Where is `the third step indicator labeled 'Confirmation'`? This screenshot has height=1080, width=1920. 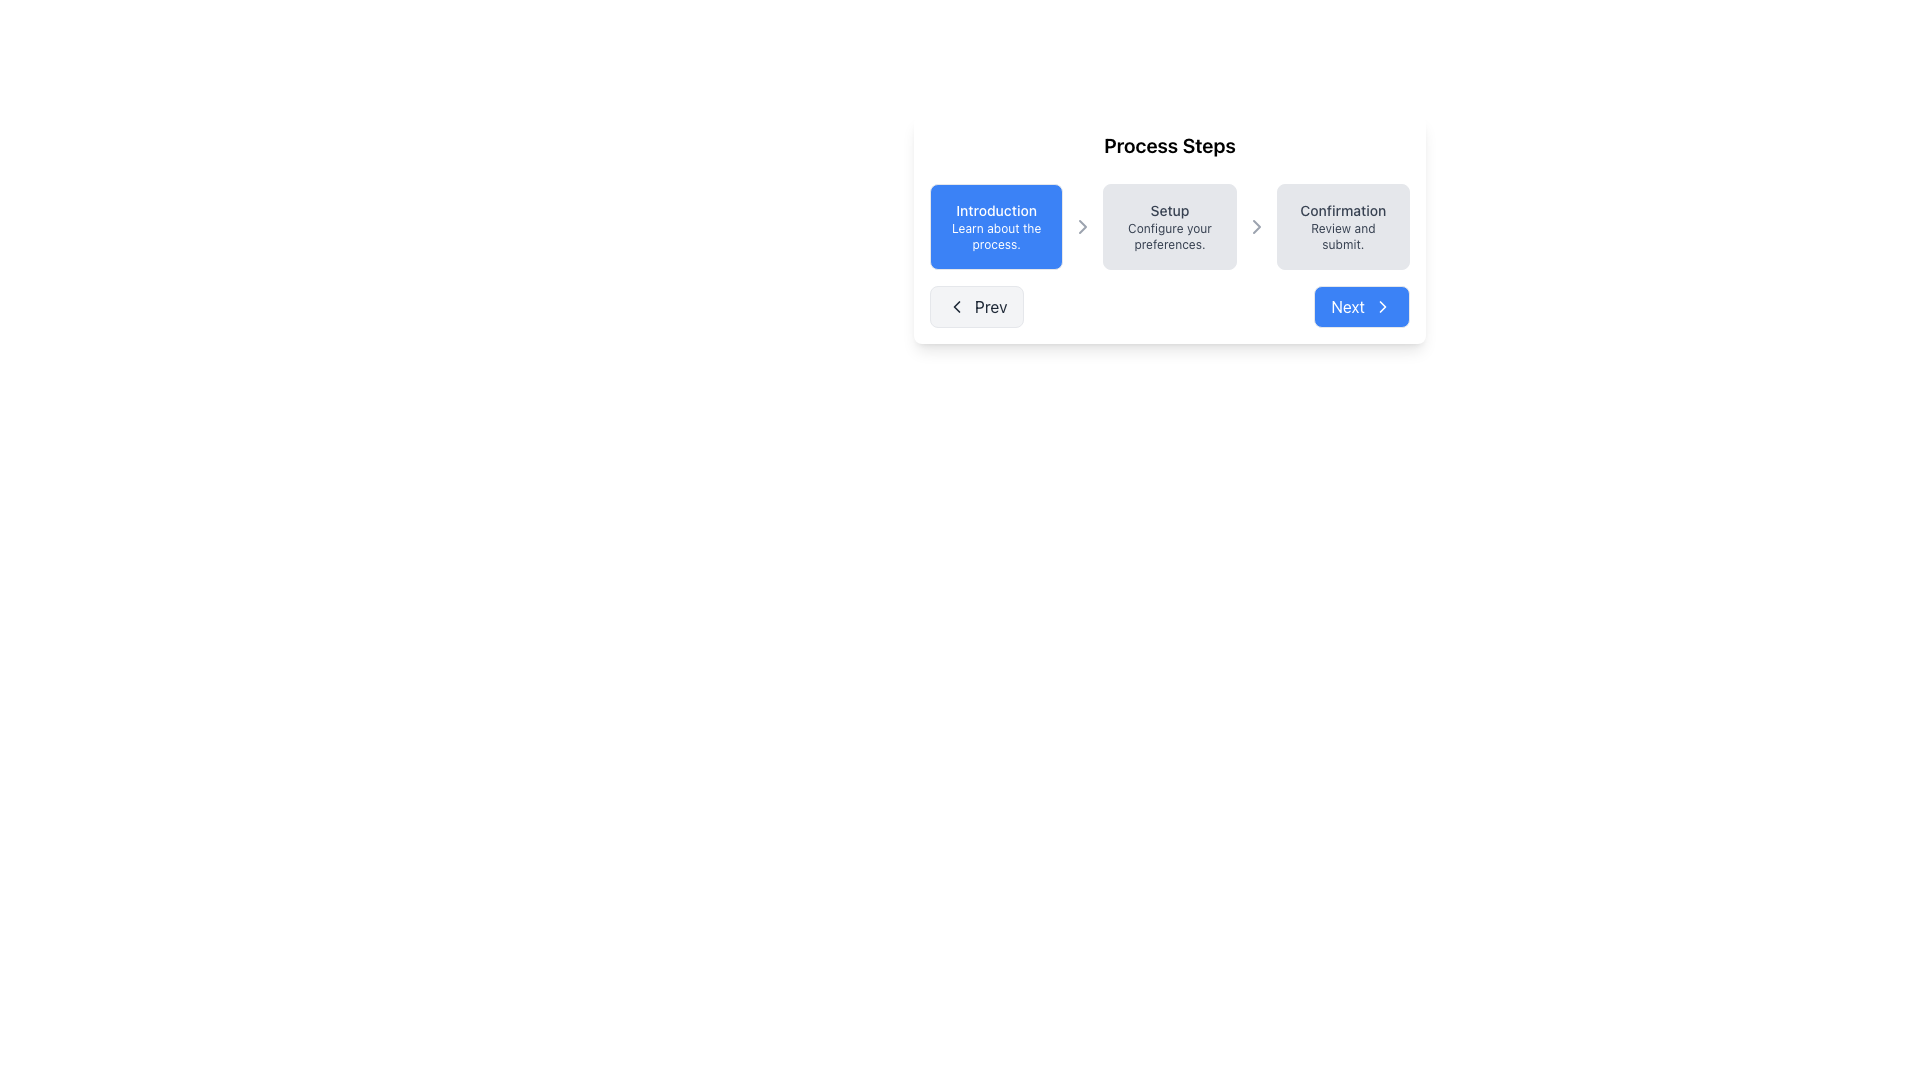 the third step indicator labeled 'Confirmation' is located at coordinates (1343, 226).